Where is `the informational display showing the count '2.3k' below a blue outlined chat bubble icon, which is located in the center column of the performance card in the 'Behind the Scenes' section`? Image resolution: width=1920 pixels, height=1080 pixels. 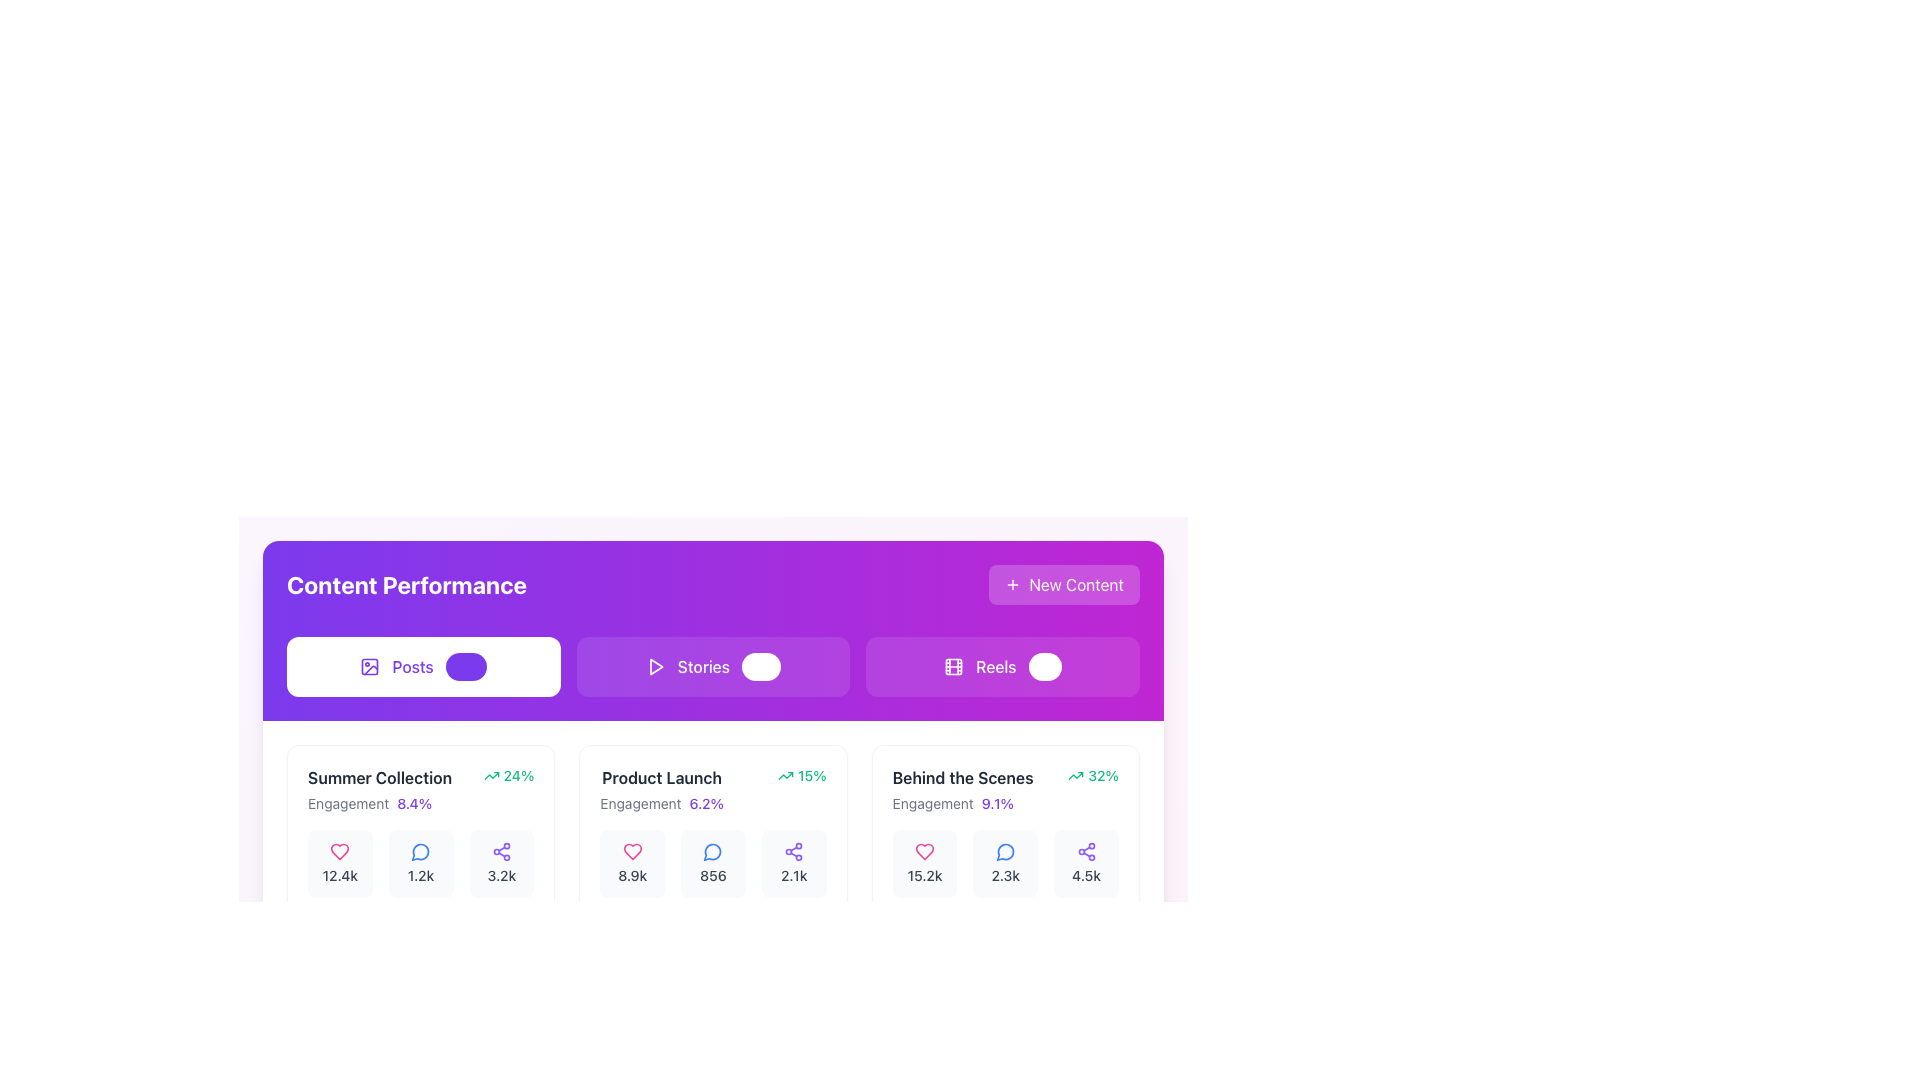 the informational display showing the count '2.3k' below a blue outlined chat bubble icon, which is located in the center column of the performance card in the 'Behind the Scenes' section is located at coordinates (1005, 863).